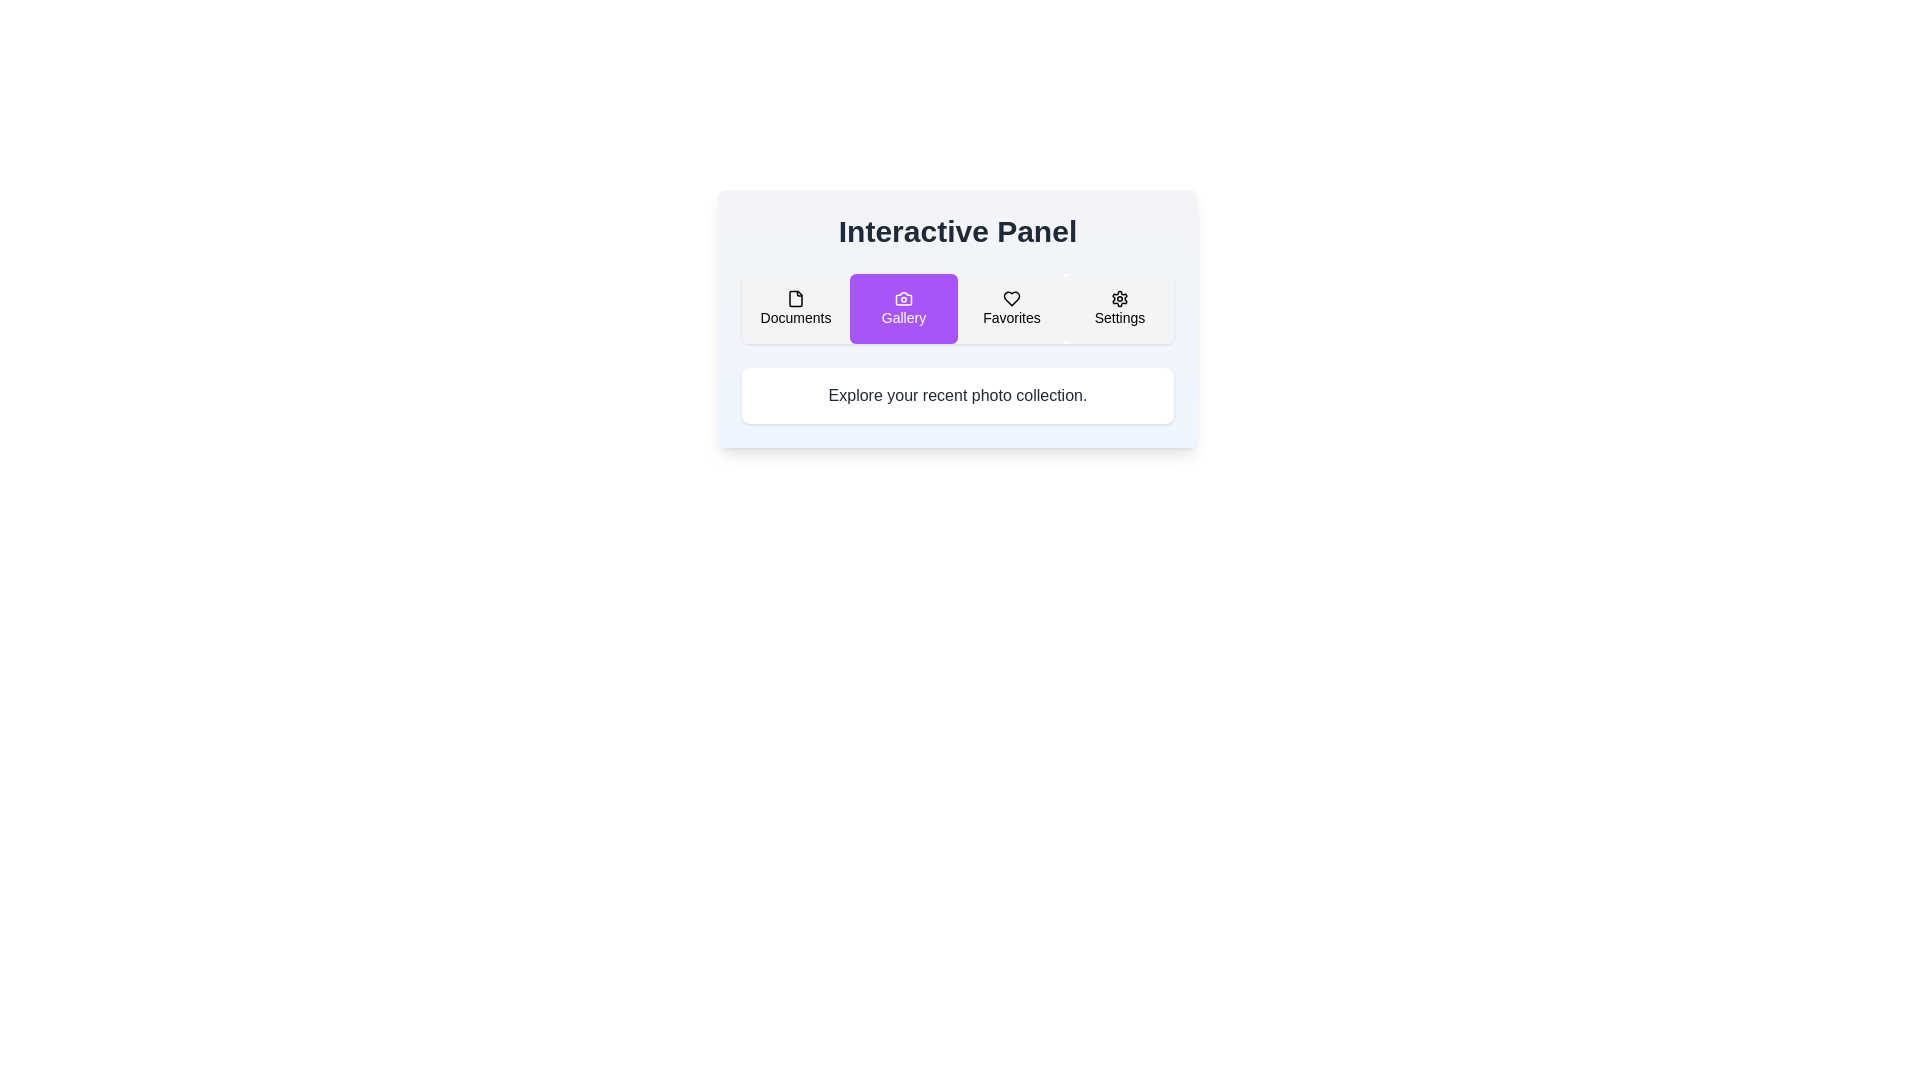 This screenshot has height=1080, width=1920. Describe the element at coordinates (957, 396) in the screenshot. I see `the static text block that contains the message 'Explore your recent photo collection.' which is styled with a white background and centered black text within a visually distinct panel` at that location.